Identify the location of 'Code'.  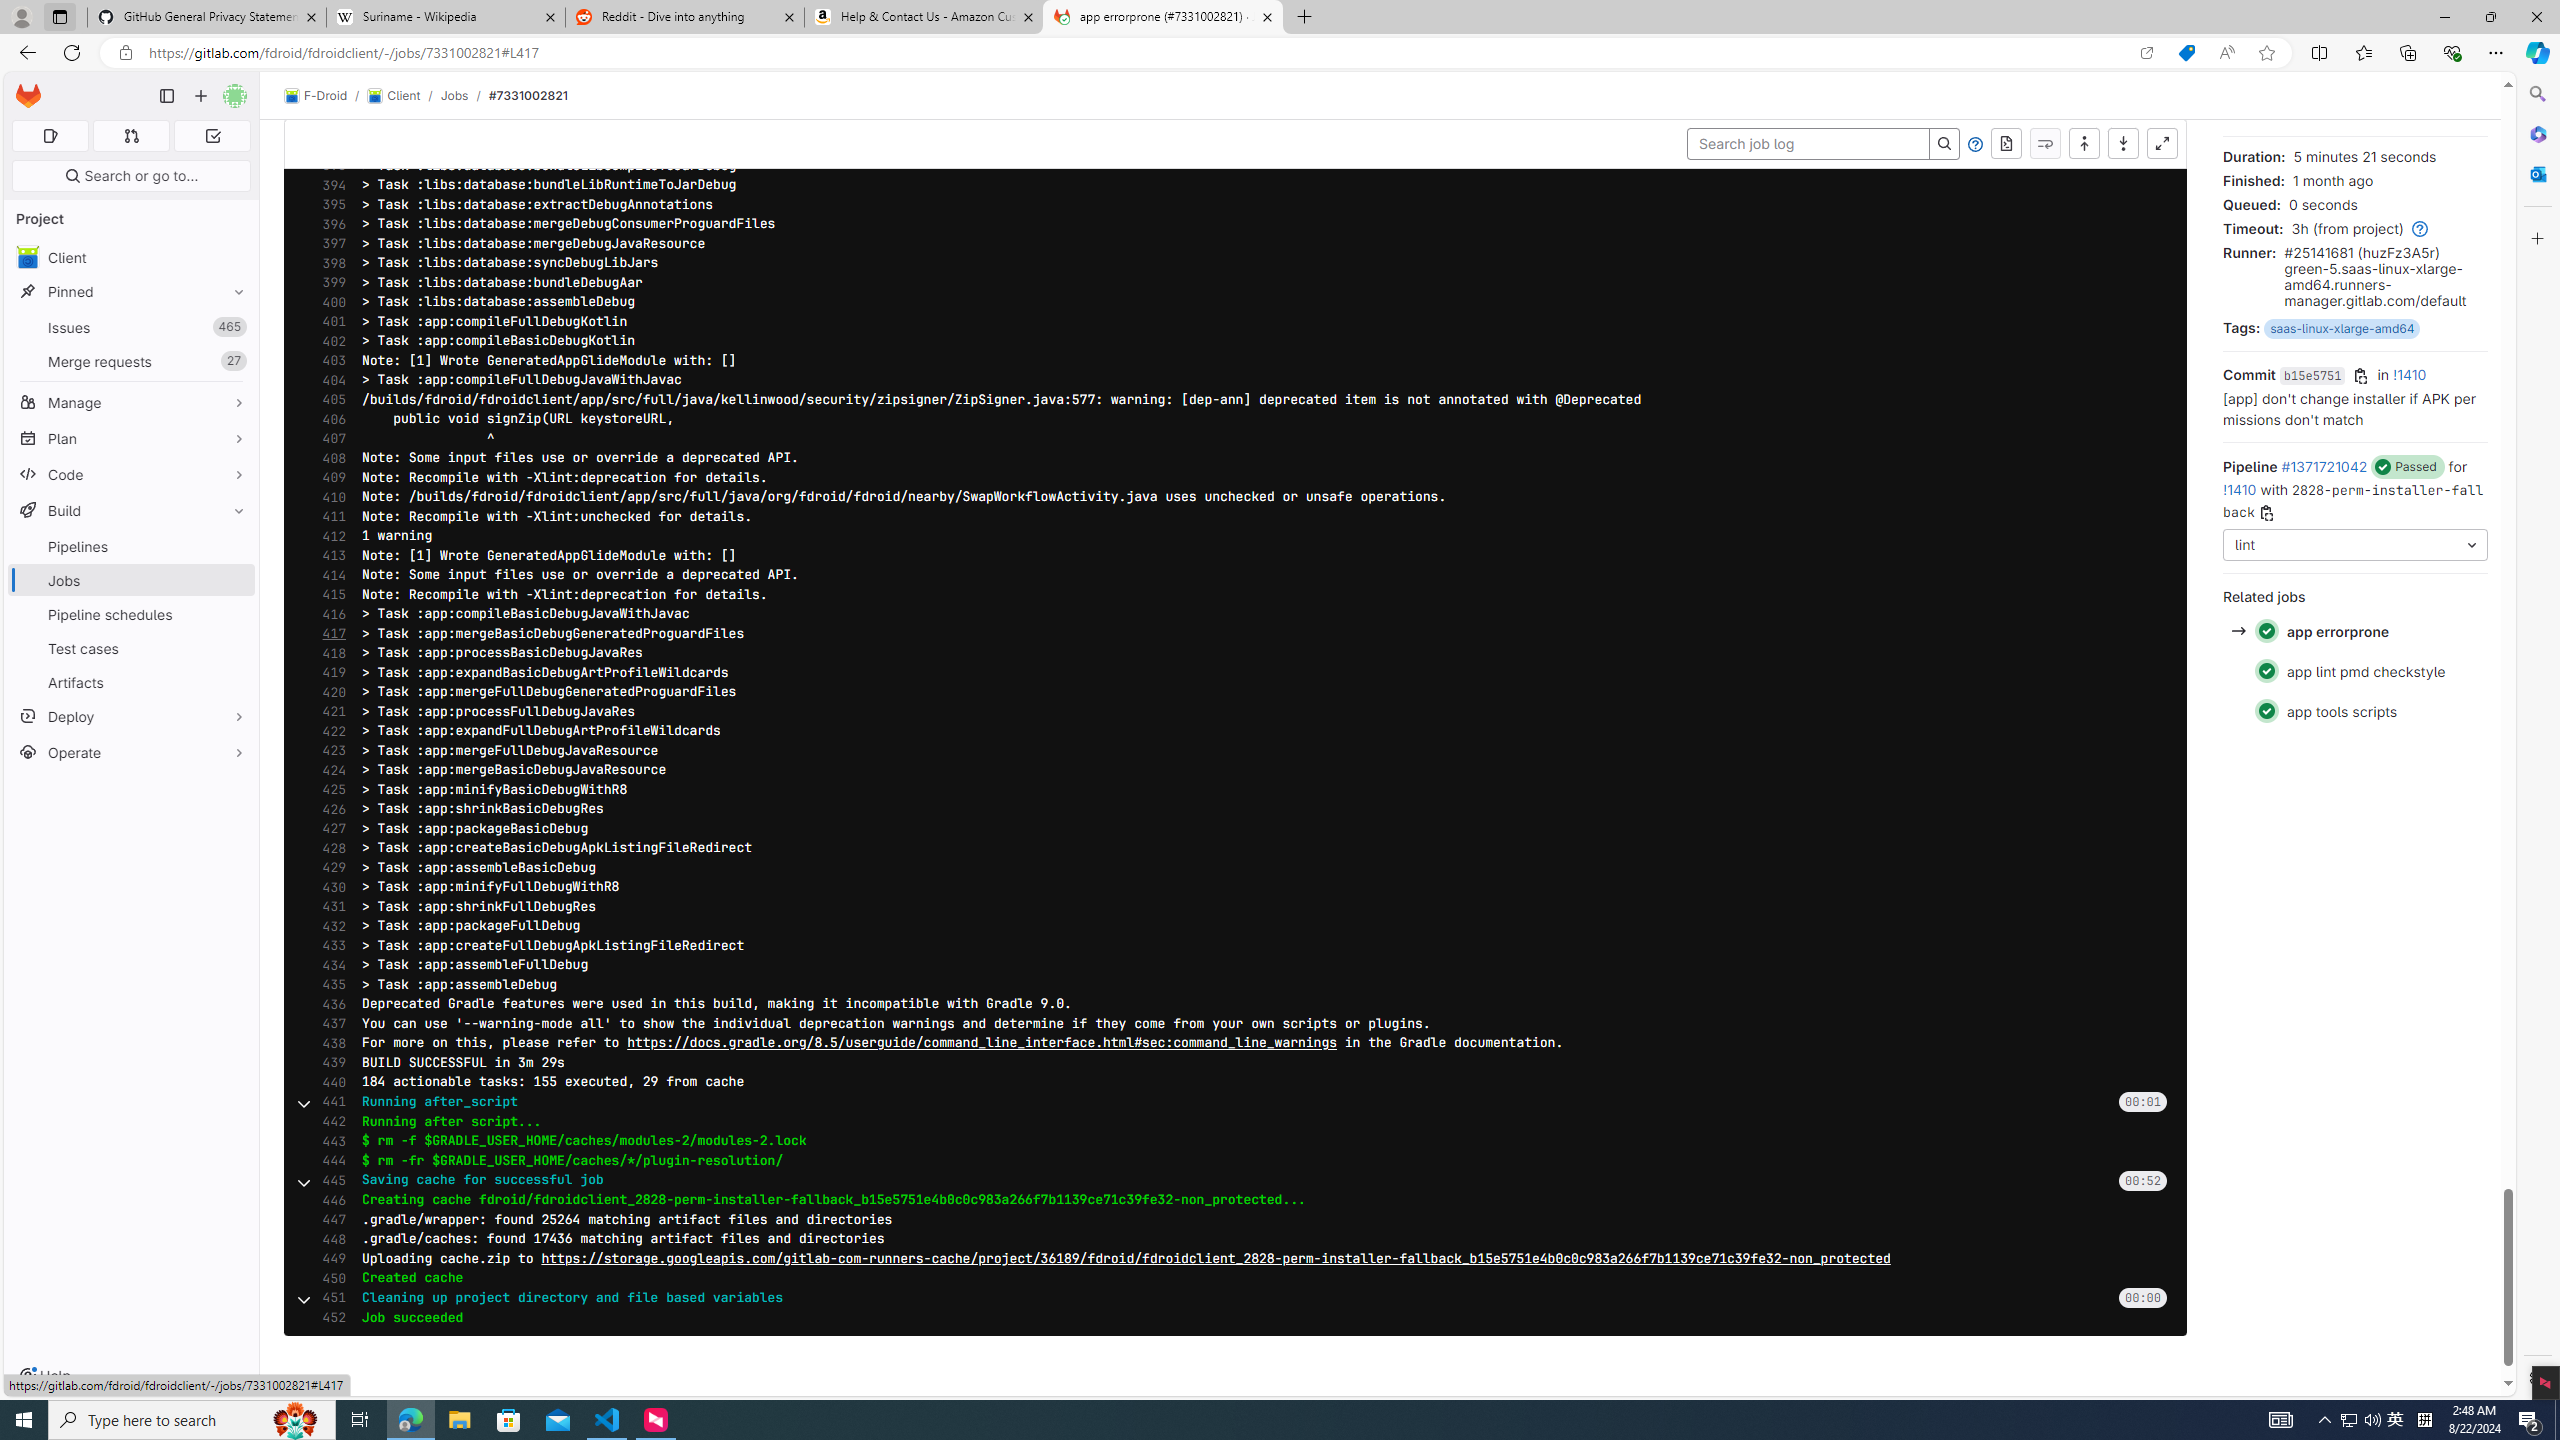
(130, 474).